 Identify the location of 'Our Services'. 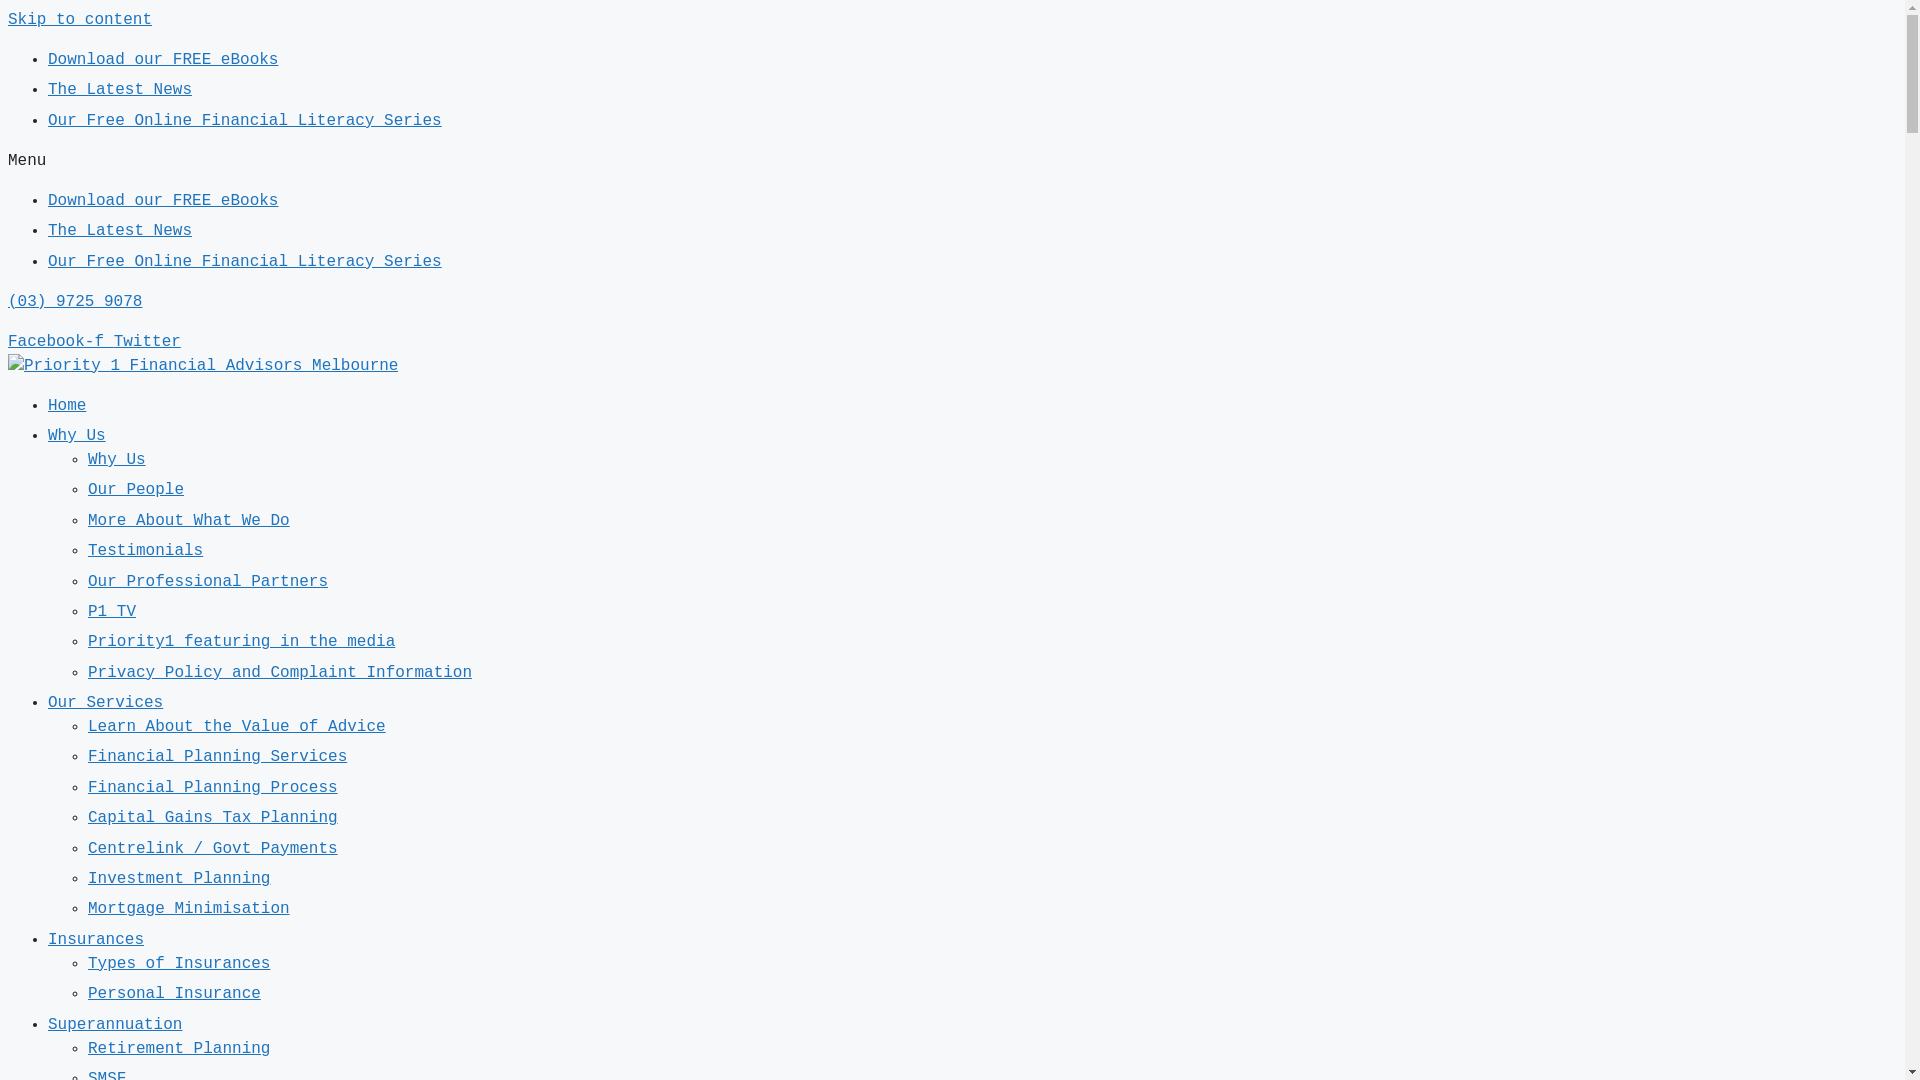
(104, 701).